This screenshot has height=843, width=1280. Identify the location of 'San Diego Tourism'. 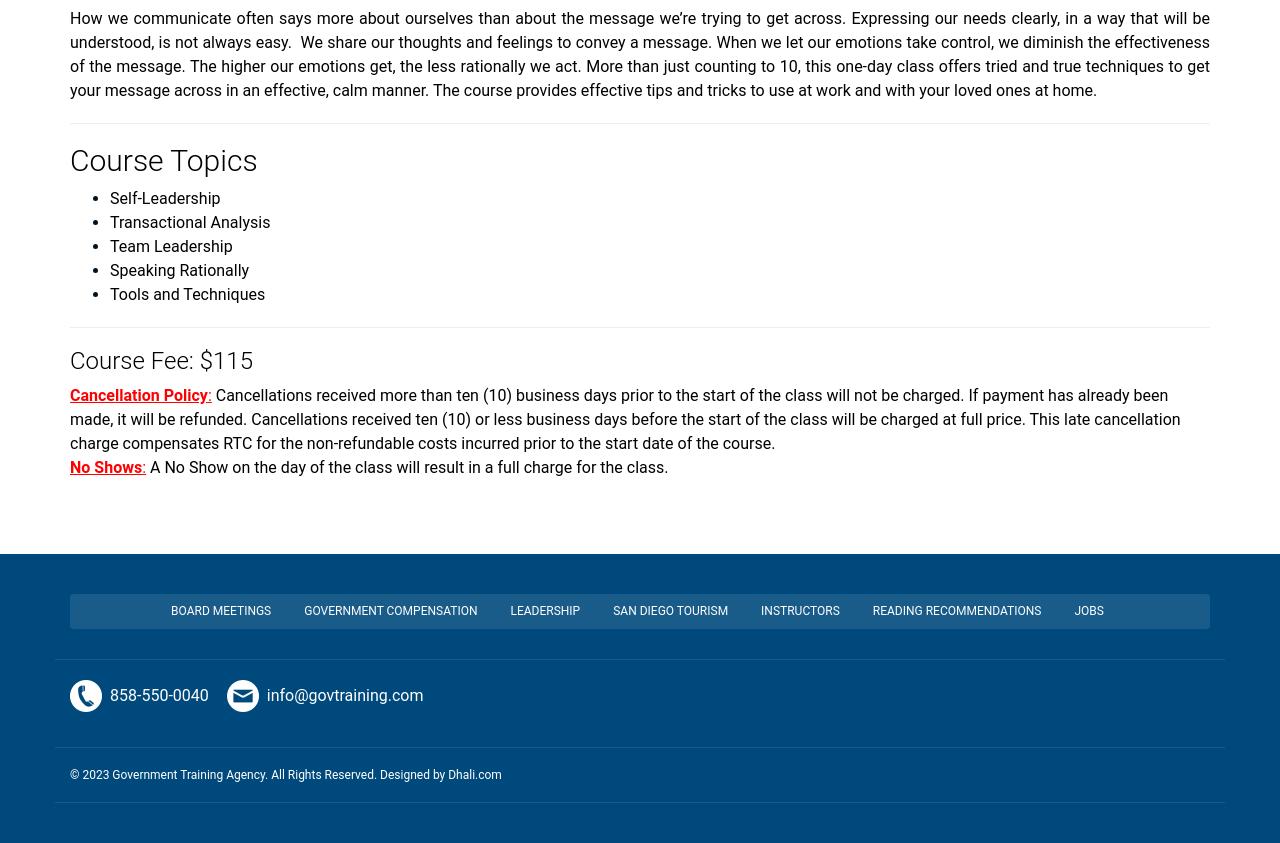
(670, 610).